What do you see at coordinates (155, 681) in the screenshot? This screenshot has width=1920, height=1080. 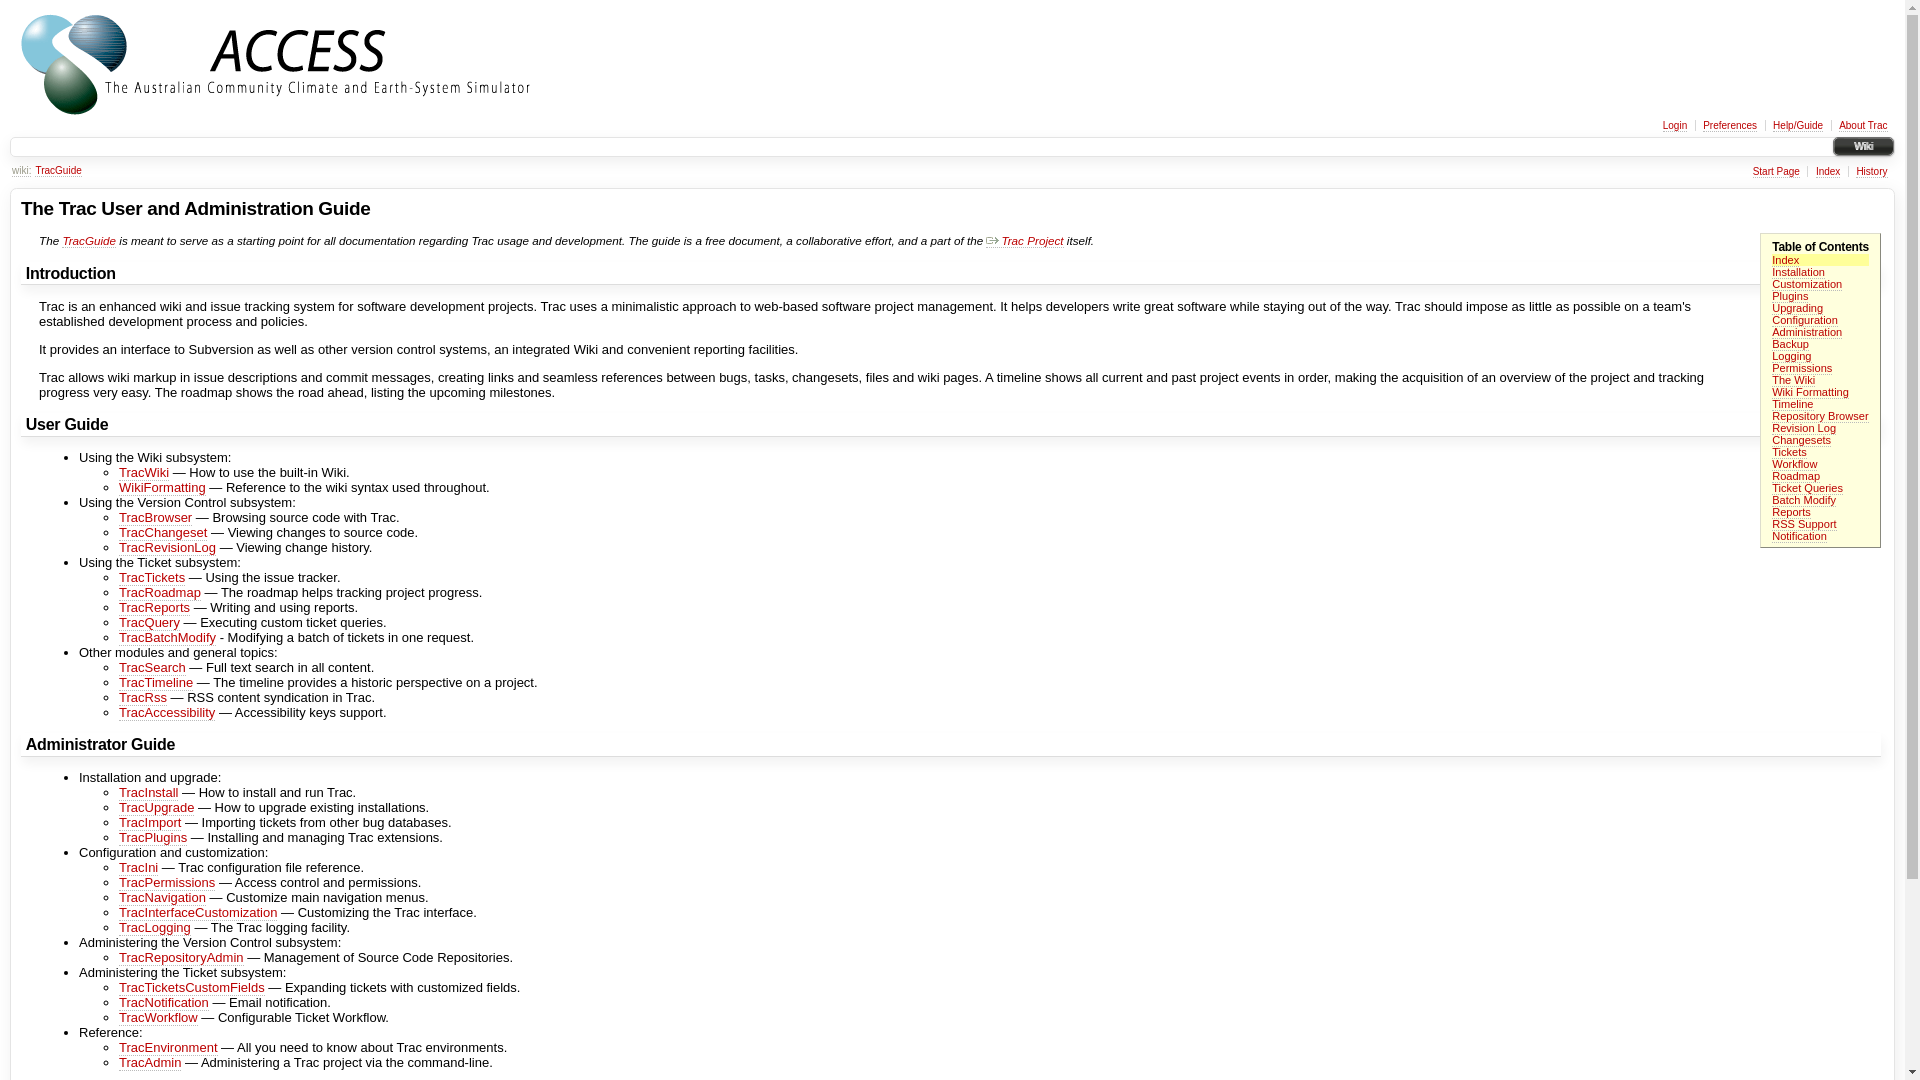 I see `'TracTimeline'` at bounding box center [155, 681].